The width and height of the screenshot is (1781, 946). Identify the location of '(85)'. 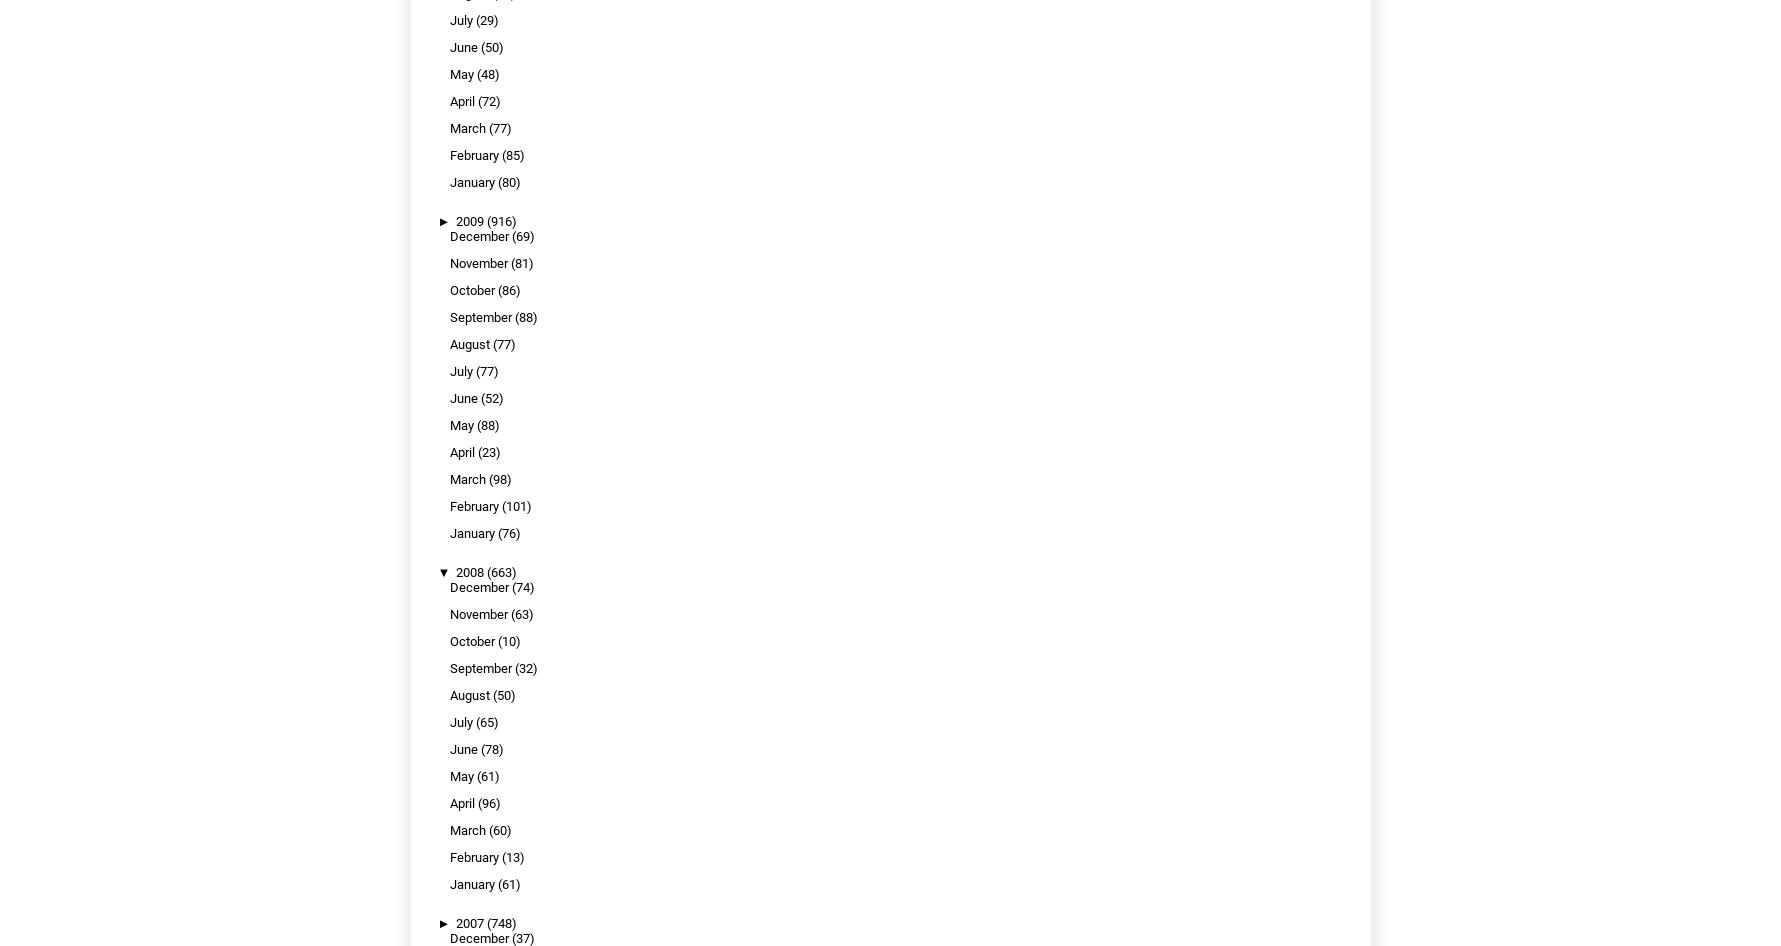
(512, 154).